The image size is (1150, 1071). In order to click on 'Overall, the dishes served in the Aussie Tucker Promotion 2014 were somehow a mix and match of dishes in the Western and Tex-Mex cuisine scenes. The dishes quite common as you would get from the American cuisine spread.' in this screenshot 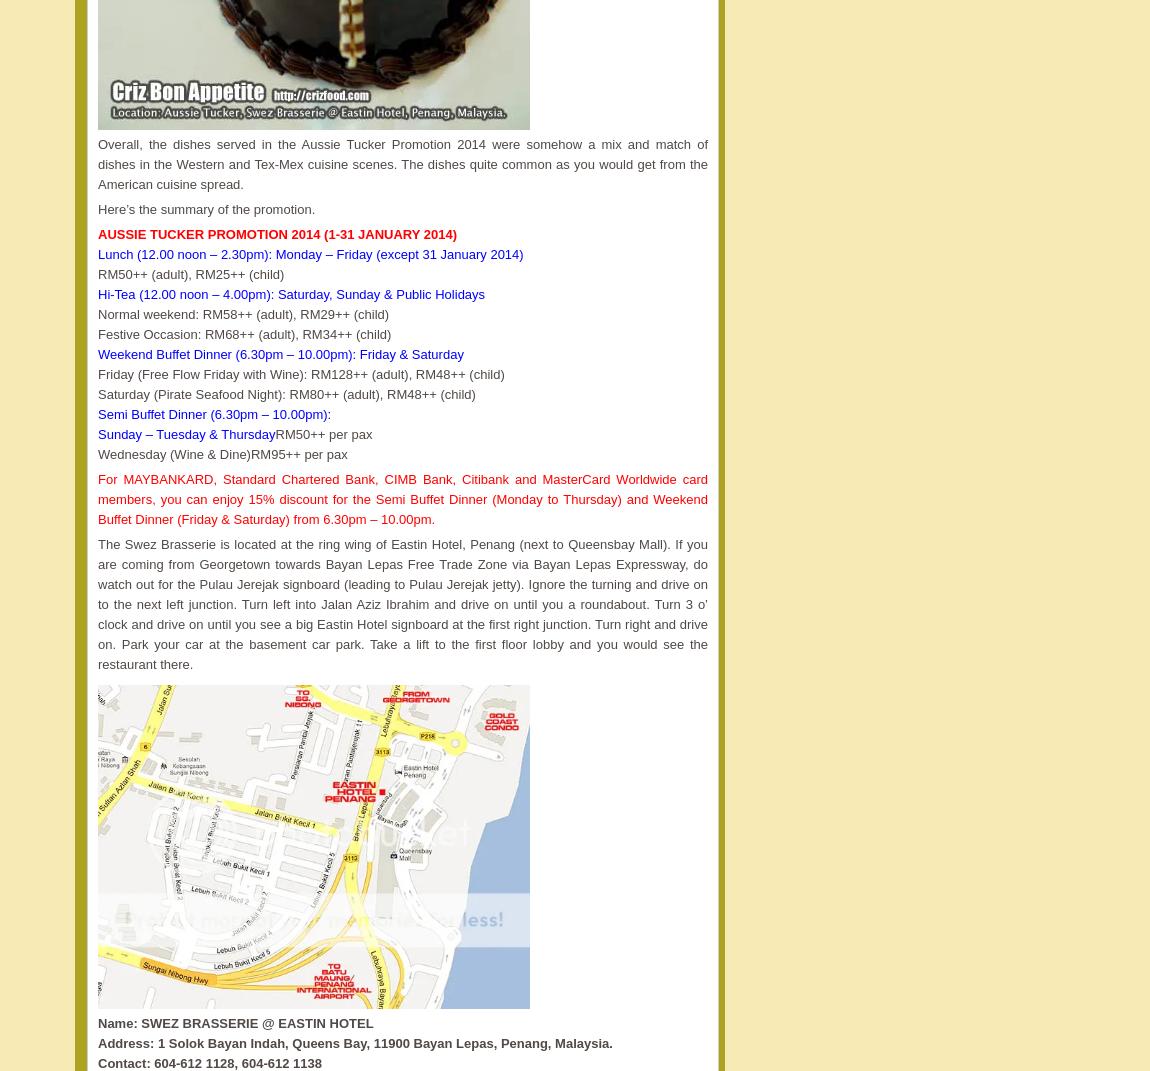, I will do `click(402, 163)`.